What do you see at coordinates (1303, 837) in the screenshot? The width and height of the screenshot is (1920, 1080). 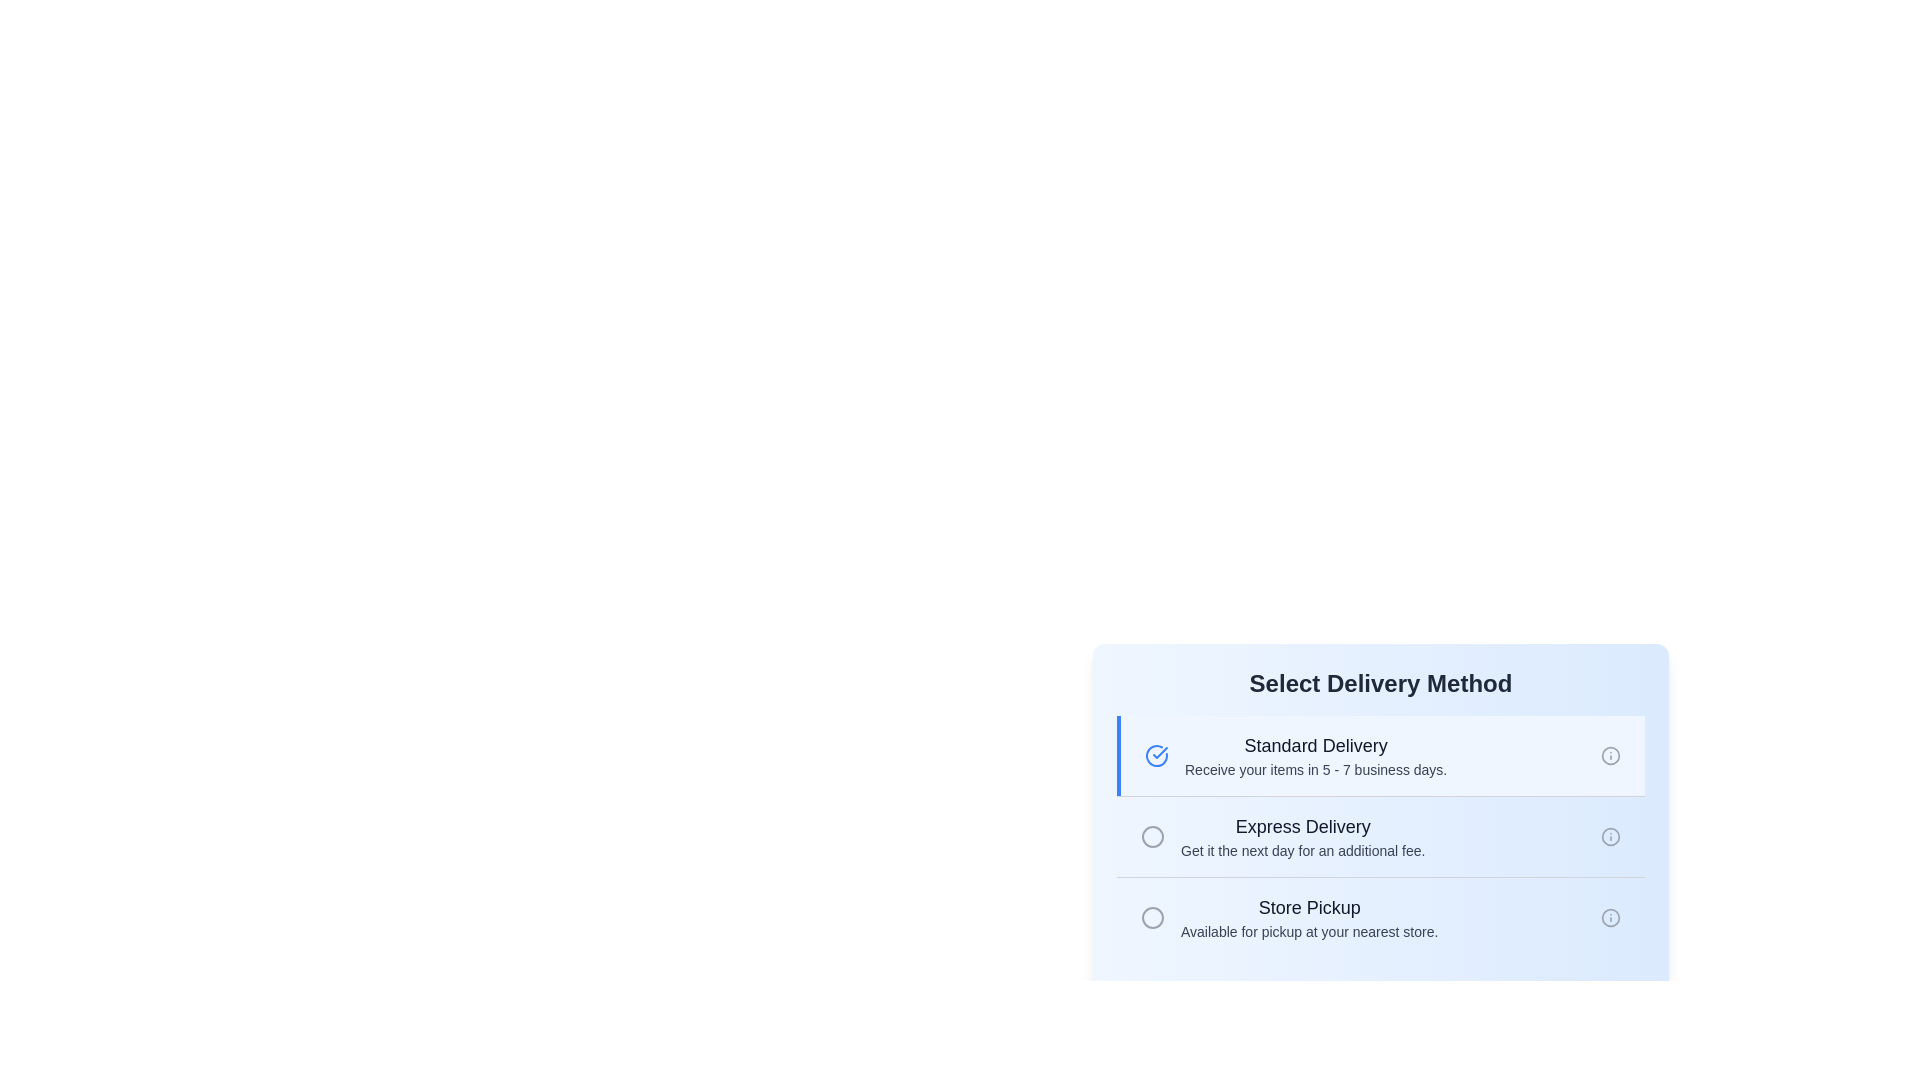 I see `the label displaying 'Express Delivery' with the description 'Get it the next day for an additional fee.' which is the second option in the delivery method selection UI` at bounding box center [1303, 837].